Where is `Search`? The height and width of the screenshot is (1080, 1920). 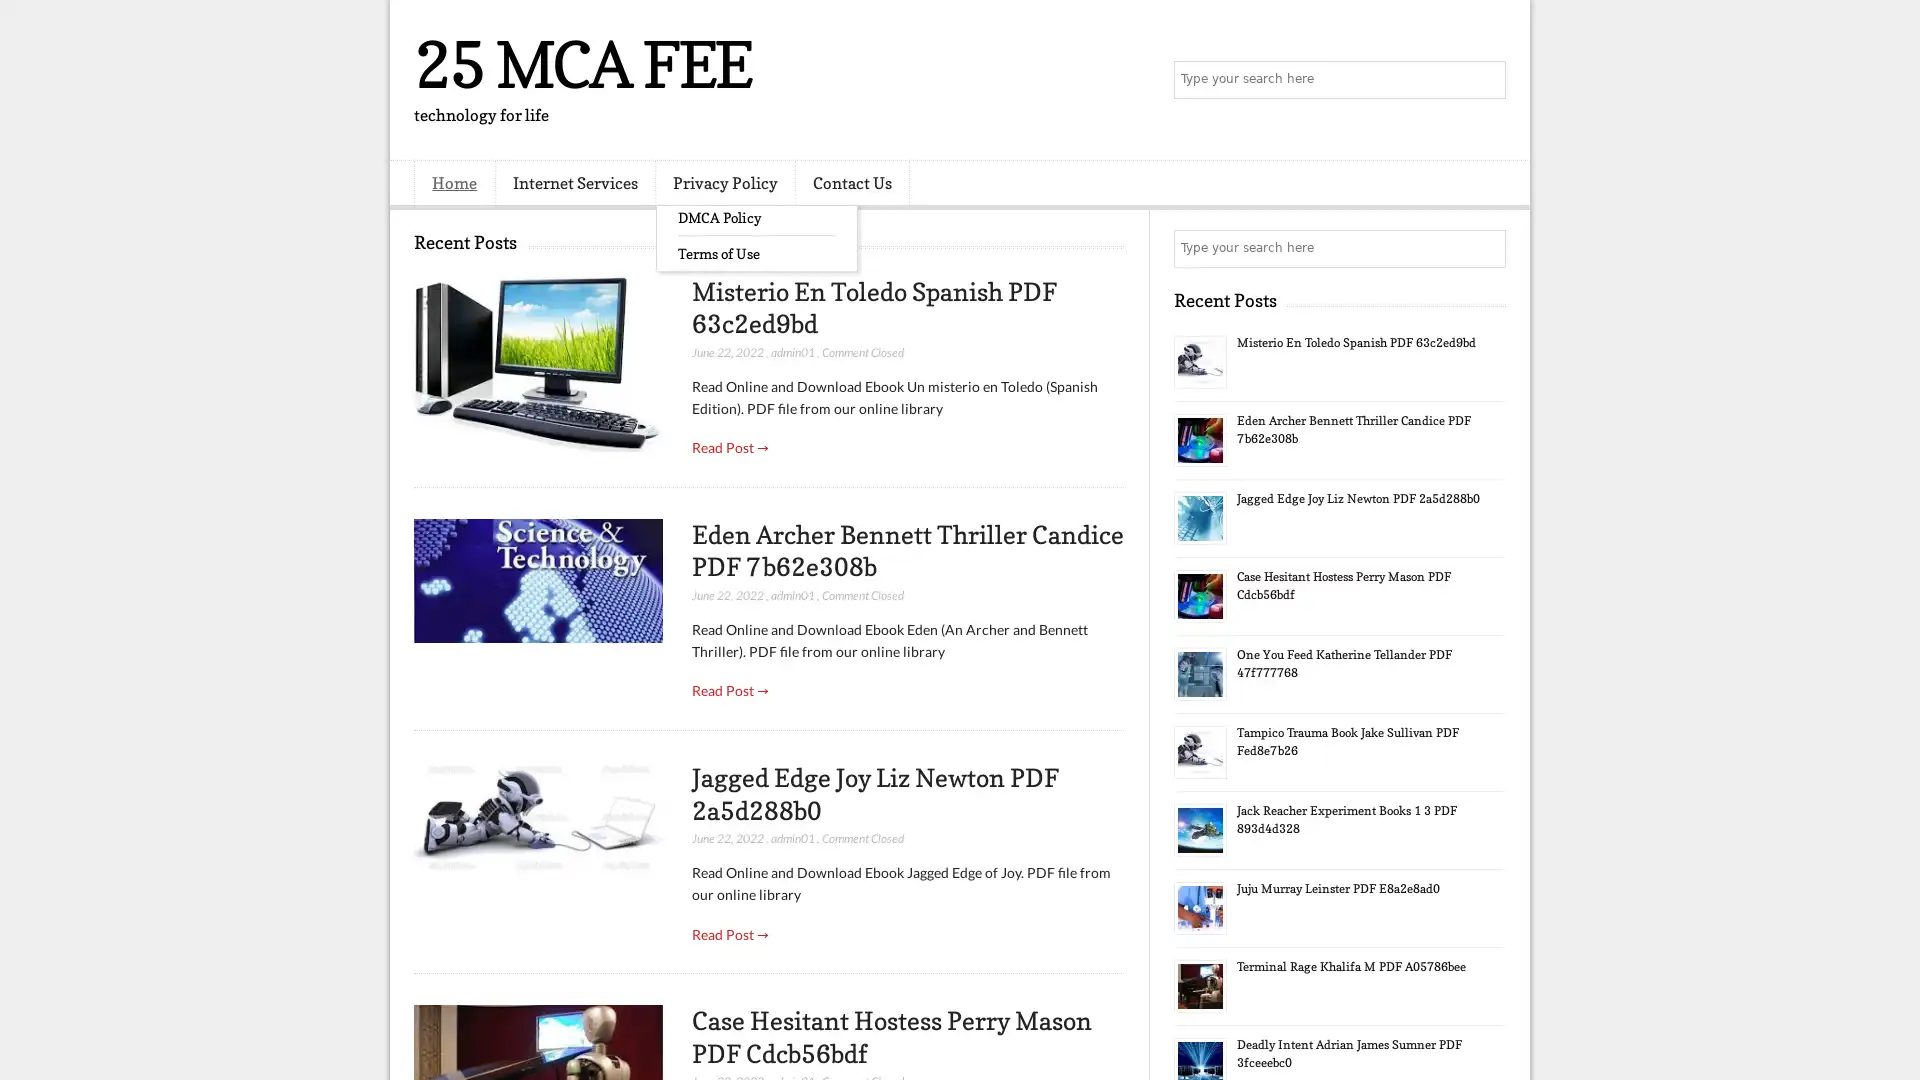 Search is located at coordinates (1485, 80).